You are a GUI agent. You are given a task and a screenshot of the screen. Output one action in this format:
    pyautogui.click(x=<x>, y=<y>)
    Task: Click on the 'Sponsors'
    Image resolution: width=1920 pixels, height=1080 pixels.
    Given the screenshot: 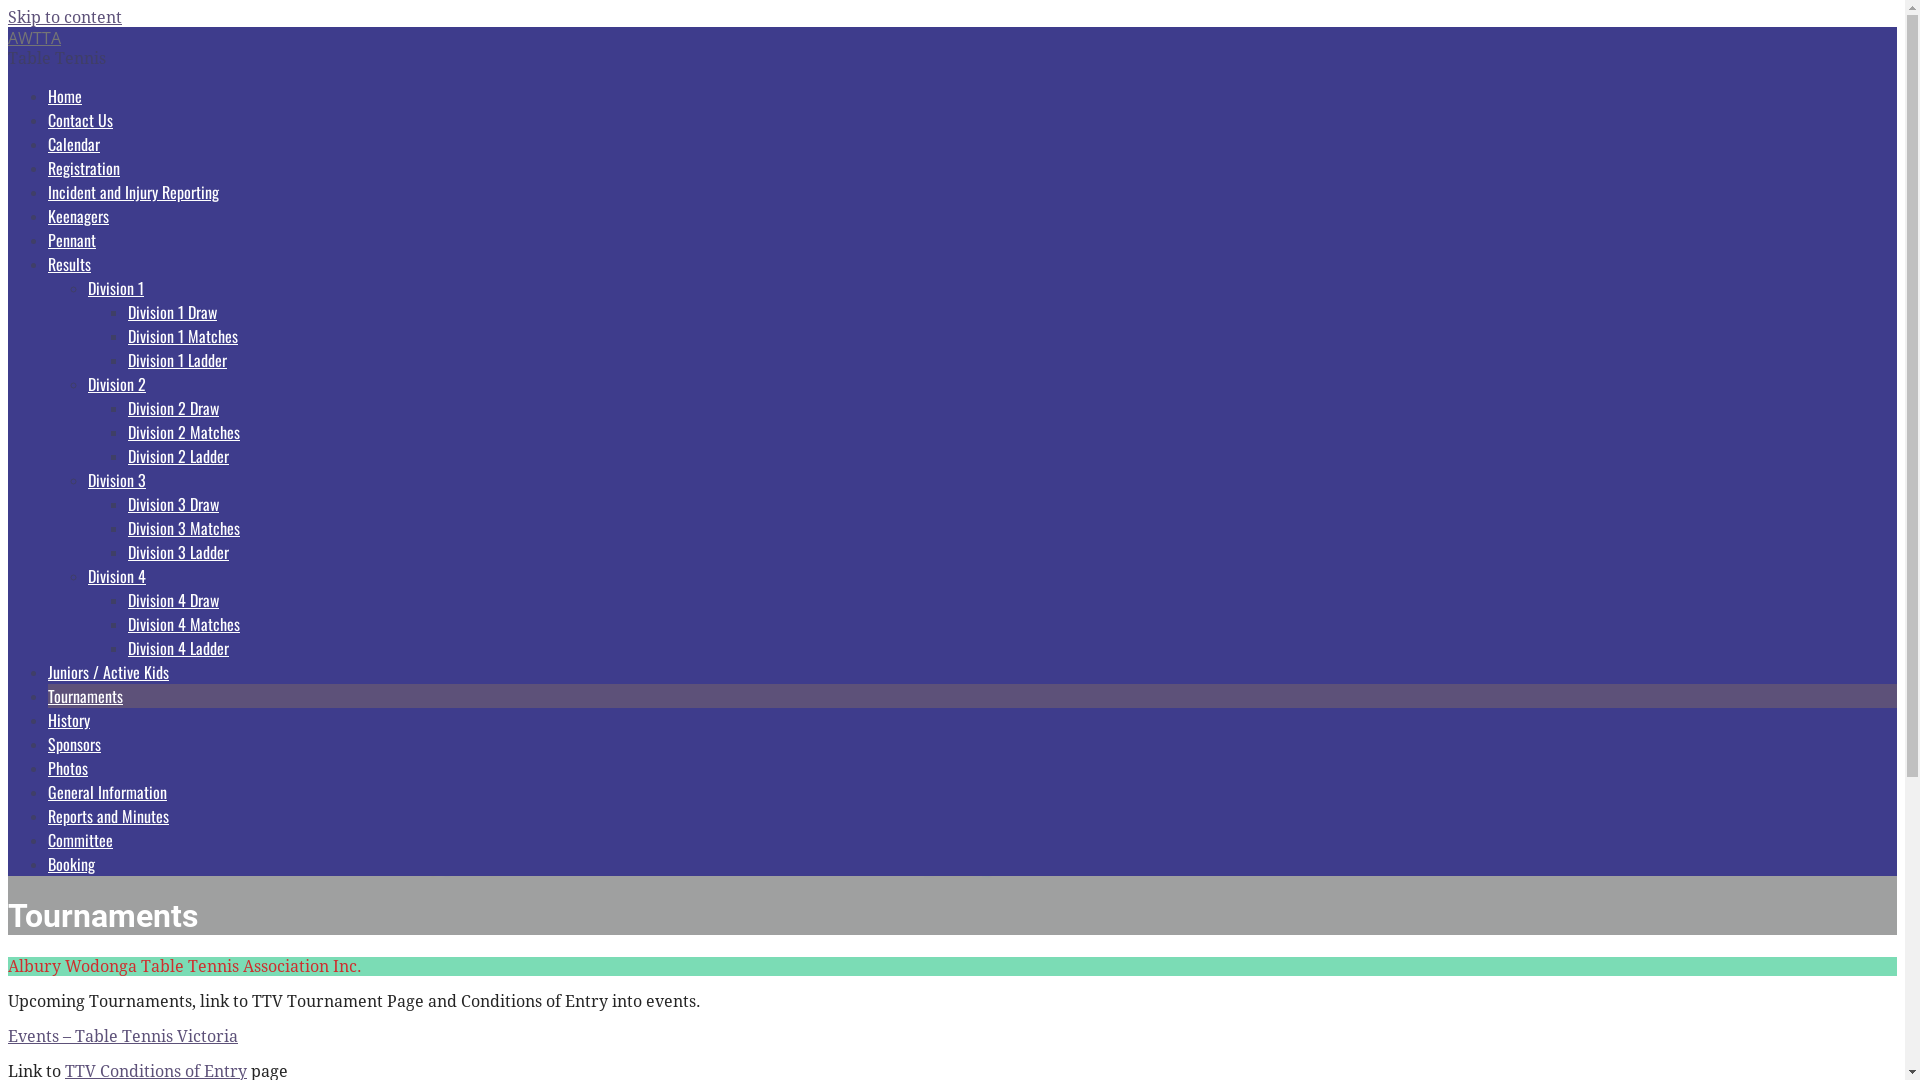 What is the action you would take?
    pyautogui.click(x=74, y=744)
    